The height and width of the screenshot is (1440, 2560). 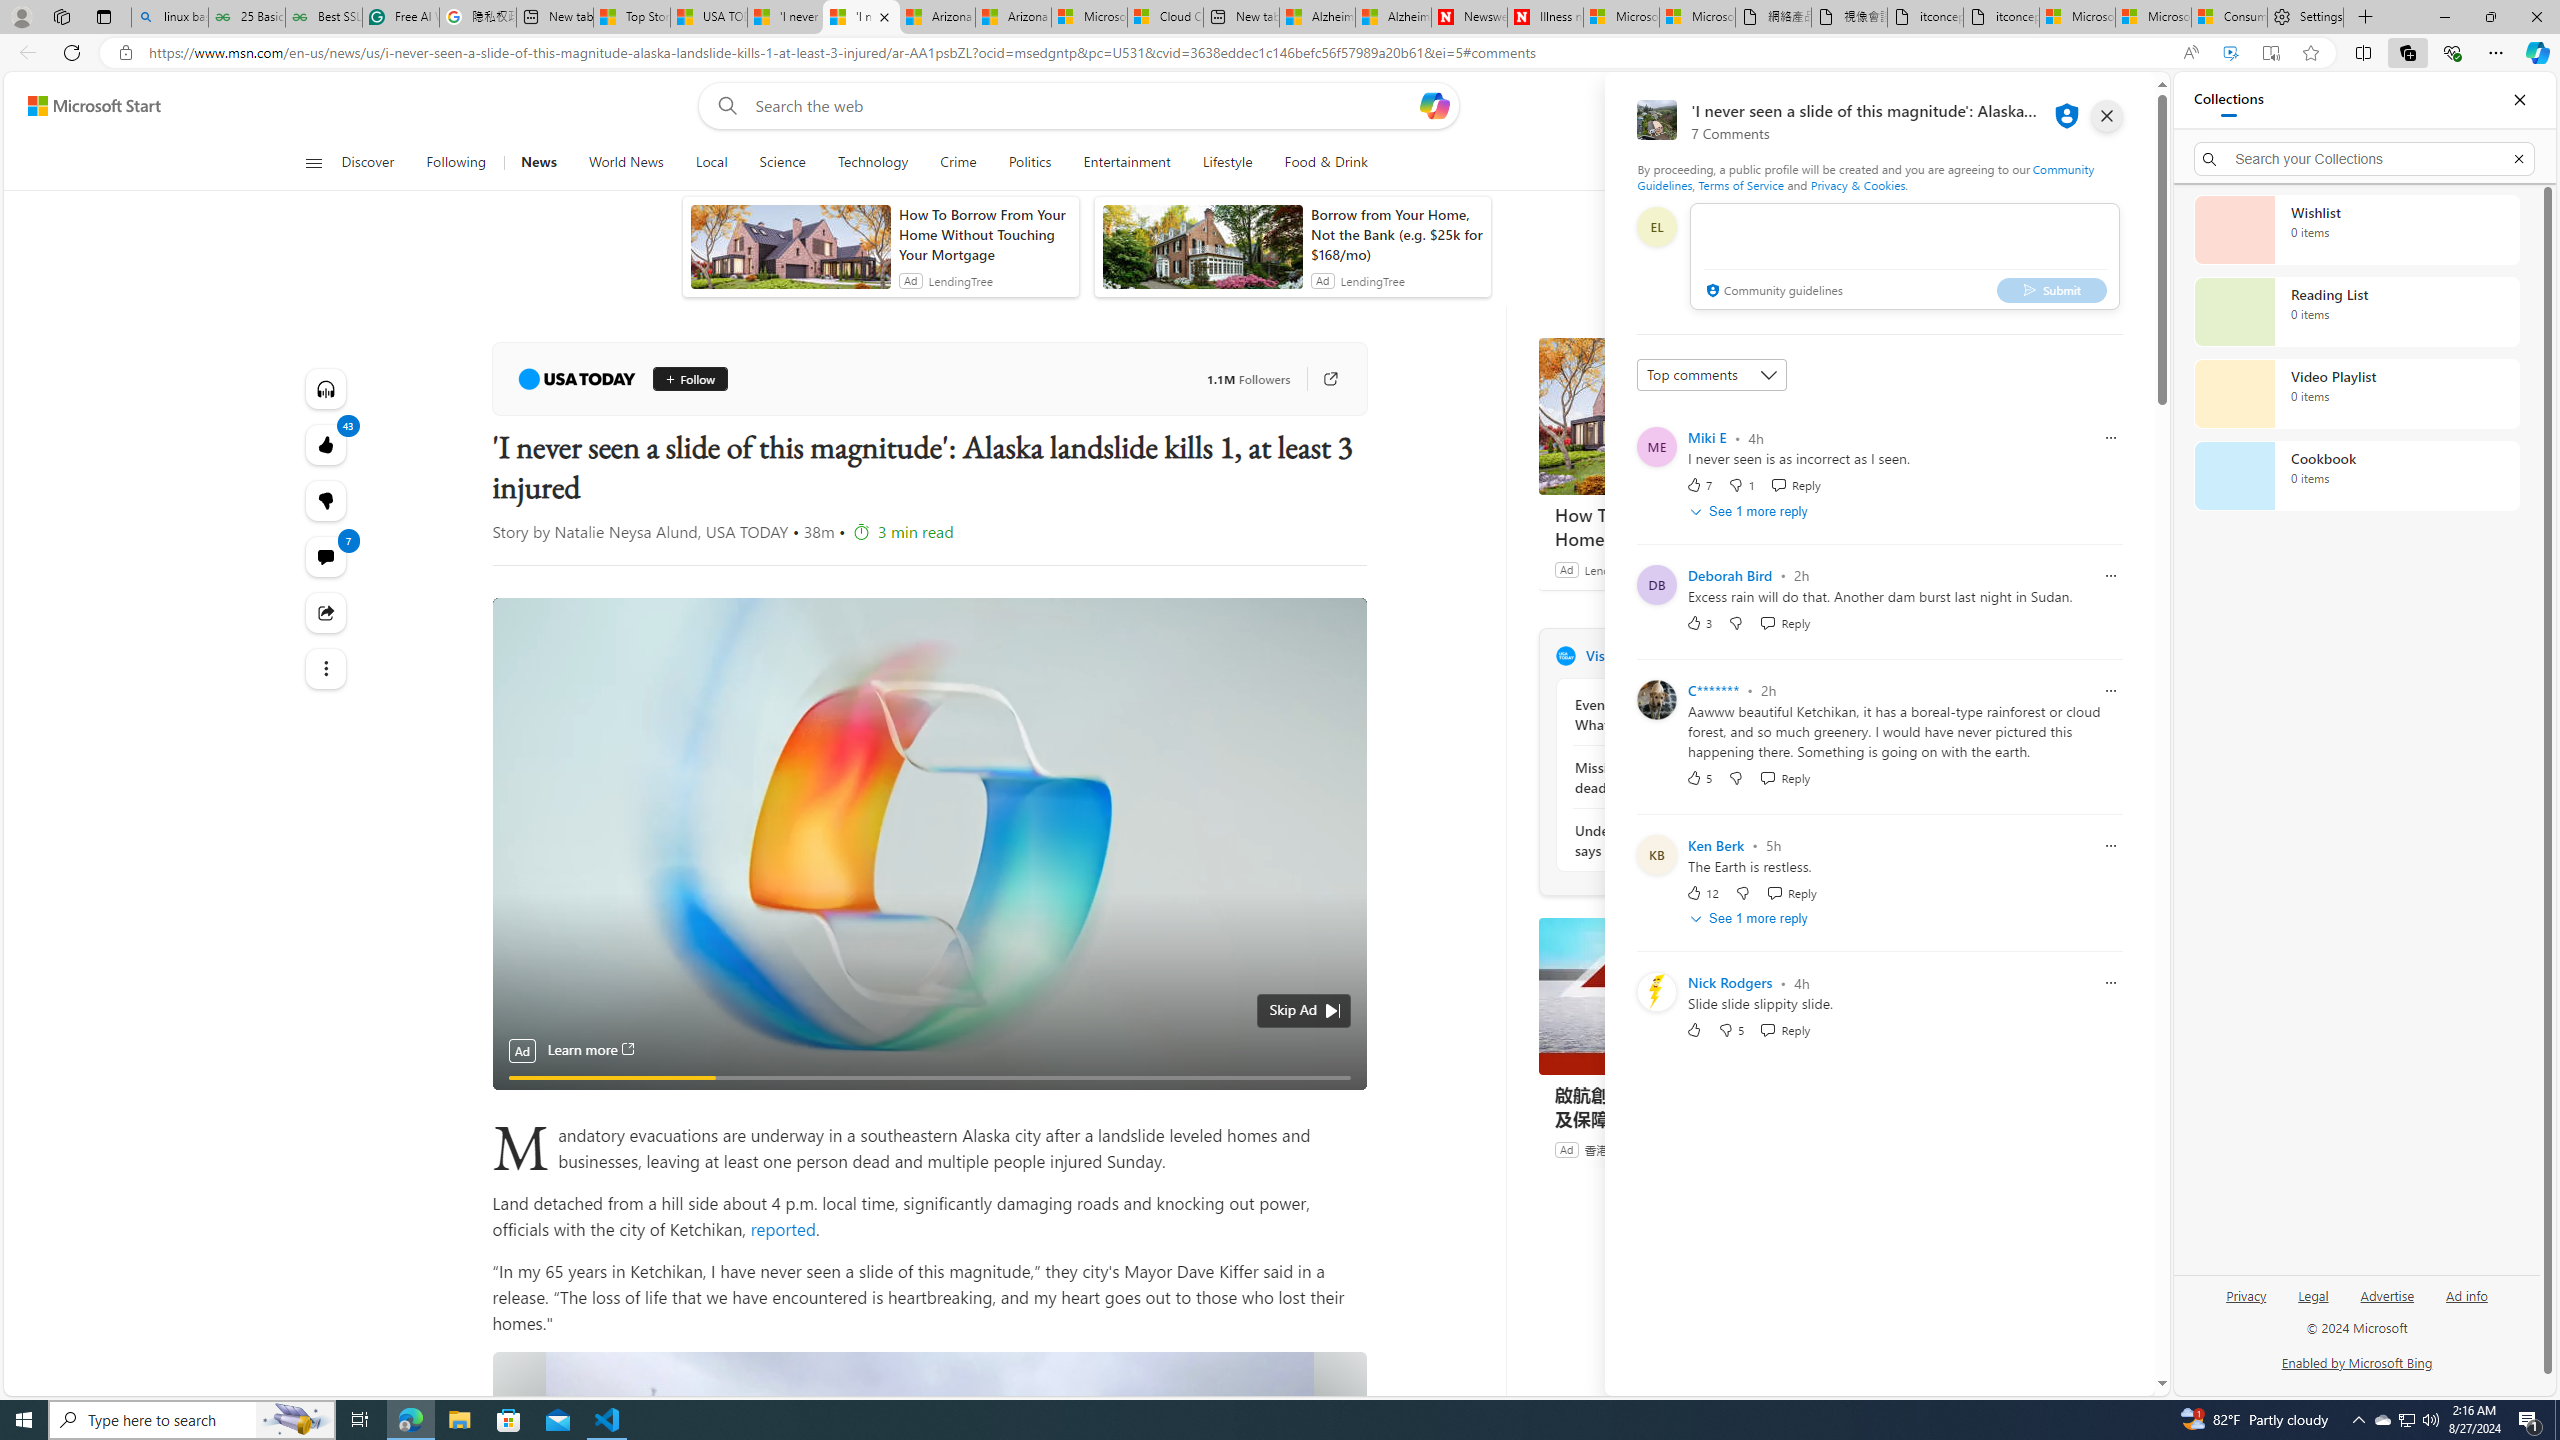 I want to click on 'Pause', so click(x=521, y=1066).